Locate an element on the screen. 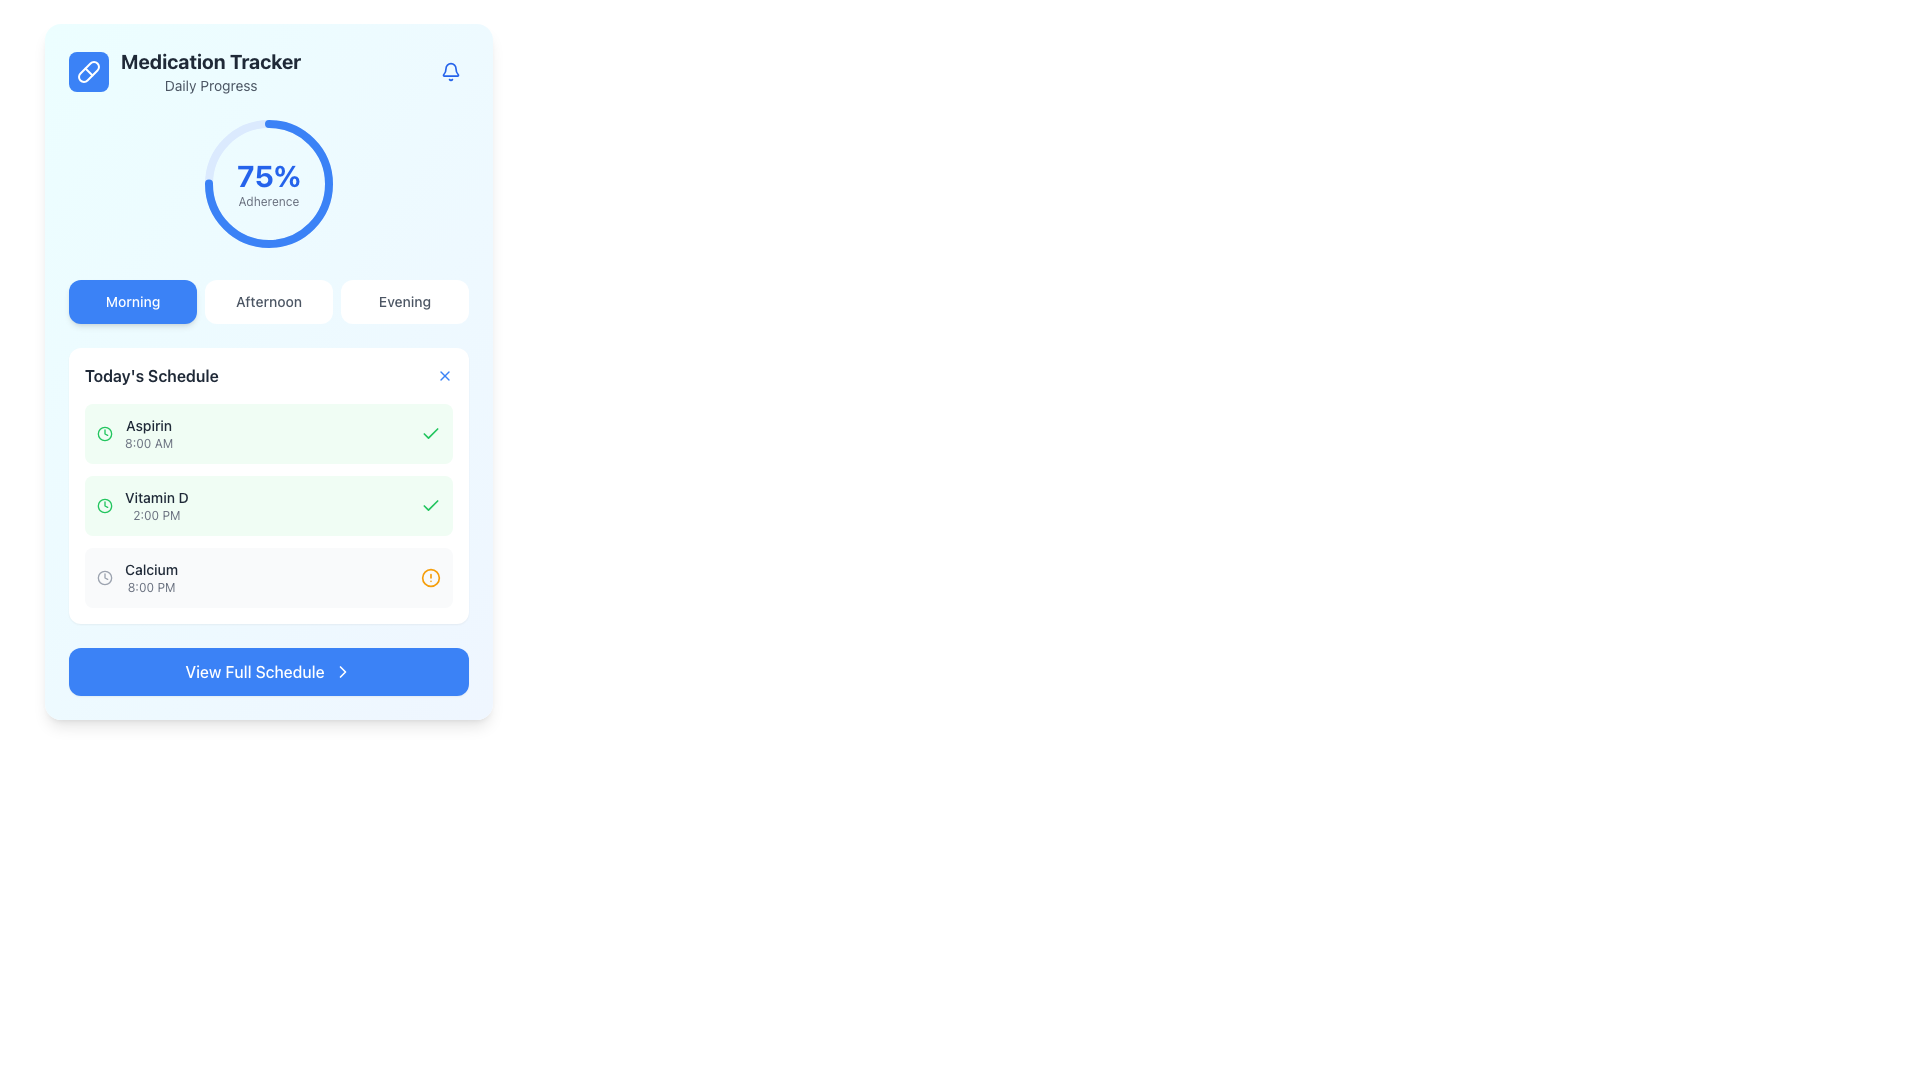 The image size is (1920, 1080). the third button in a horizontal group of three, which switches to or displays the 'Evening' section of the application is located at coordinates (403, 301).